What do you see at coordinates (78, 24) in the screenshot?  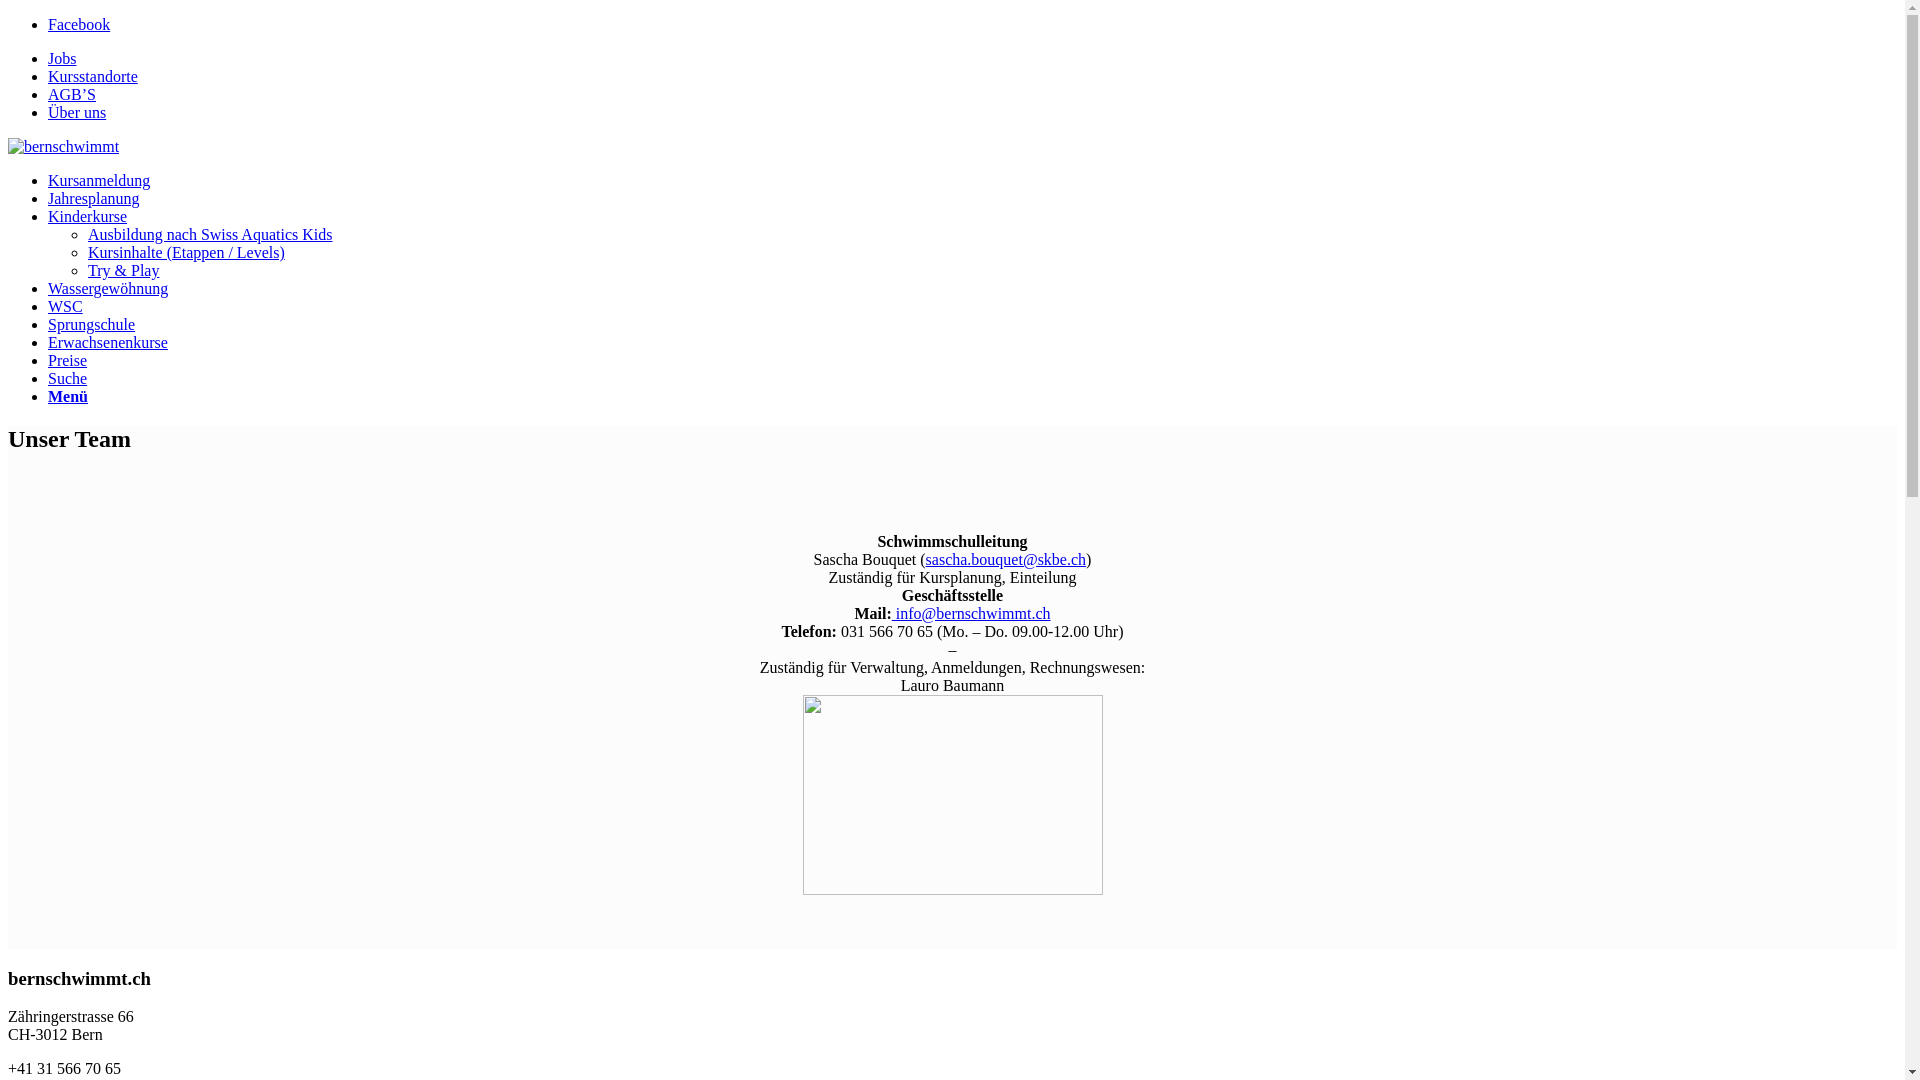 I see `'Facebook'` at bounding box center [78, 24].